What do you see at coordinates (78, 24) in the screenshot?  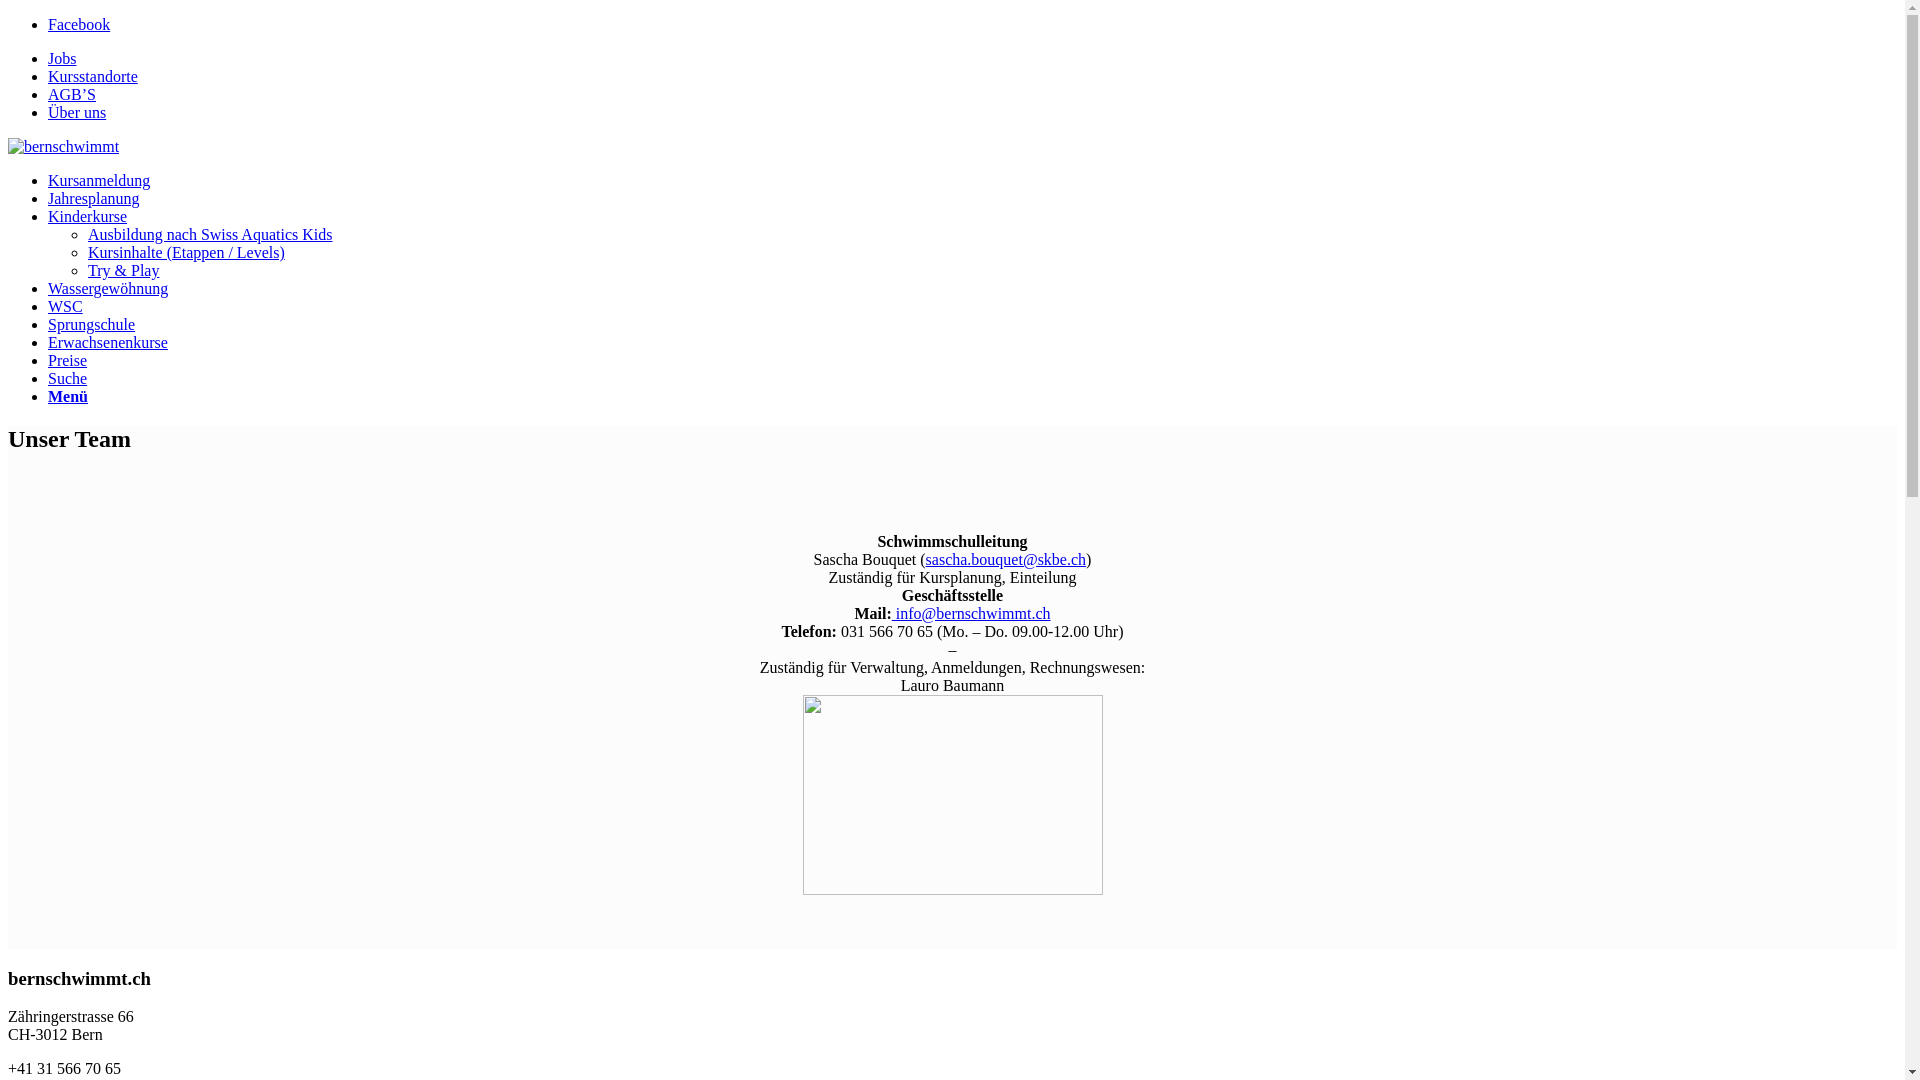 I see `'Facebook'` at bounding box center [78, 24].